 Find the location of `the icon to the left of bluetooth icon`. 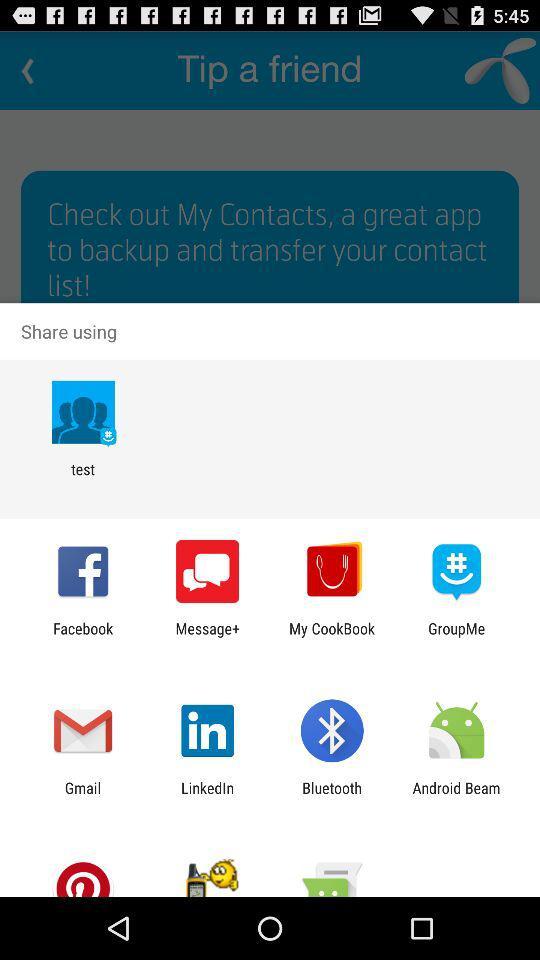

the icon to the left of bluetooth icon is located at coordinates (206, 796).